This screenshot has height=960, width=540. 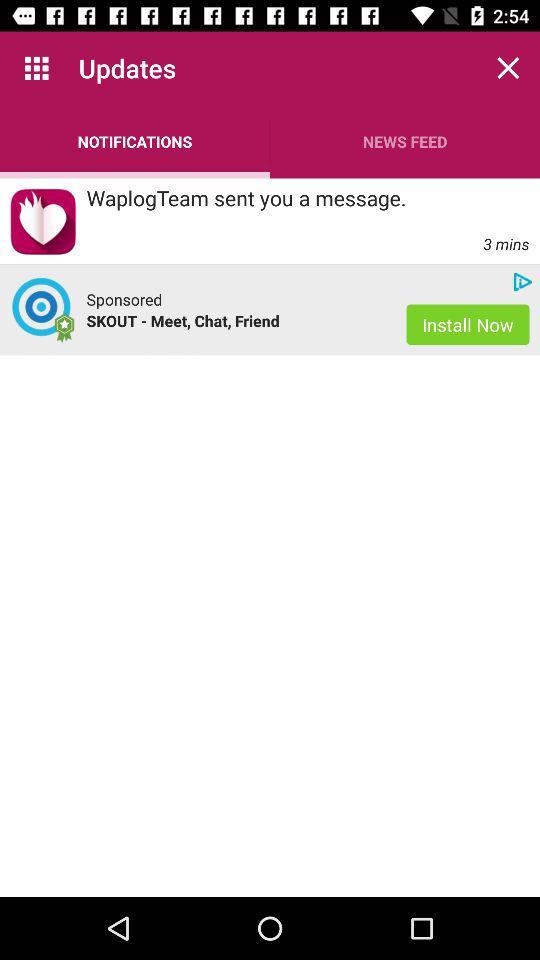 I want to click on sponsored, so click(x=124, y=298).